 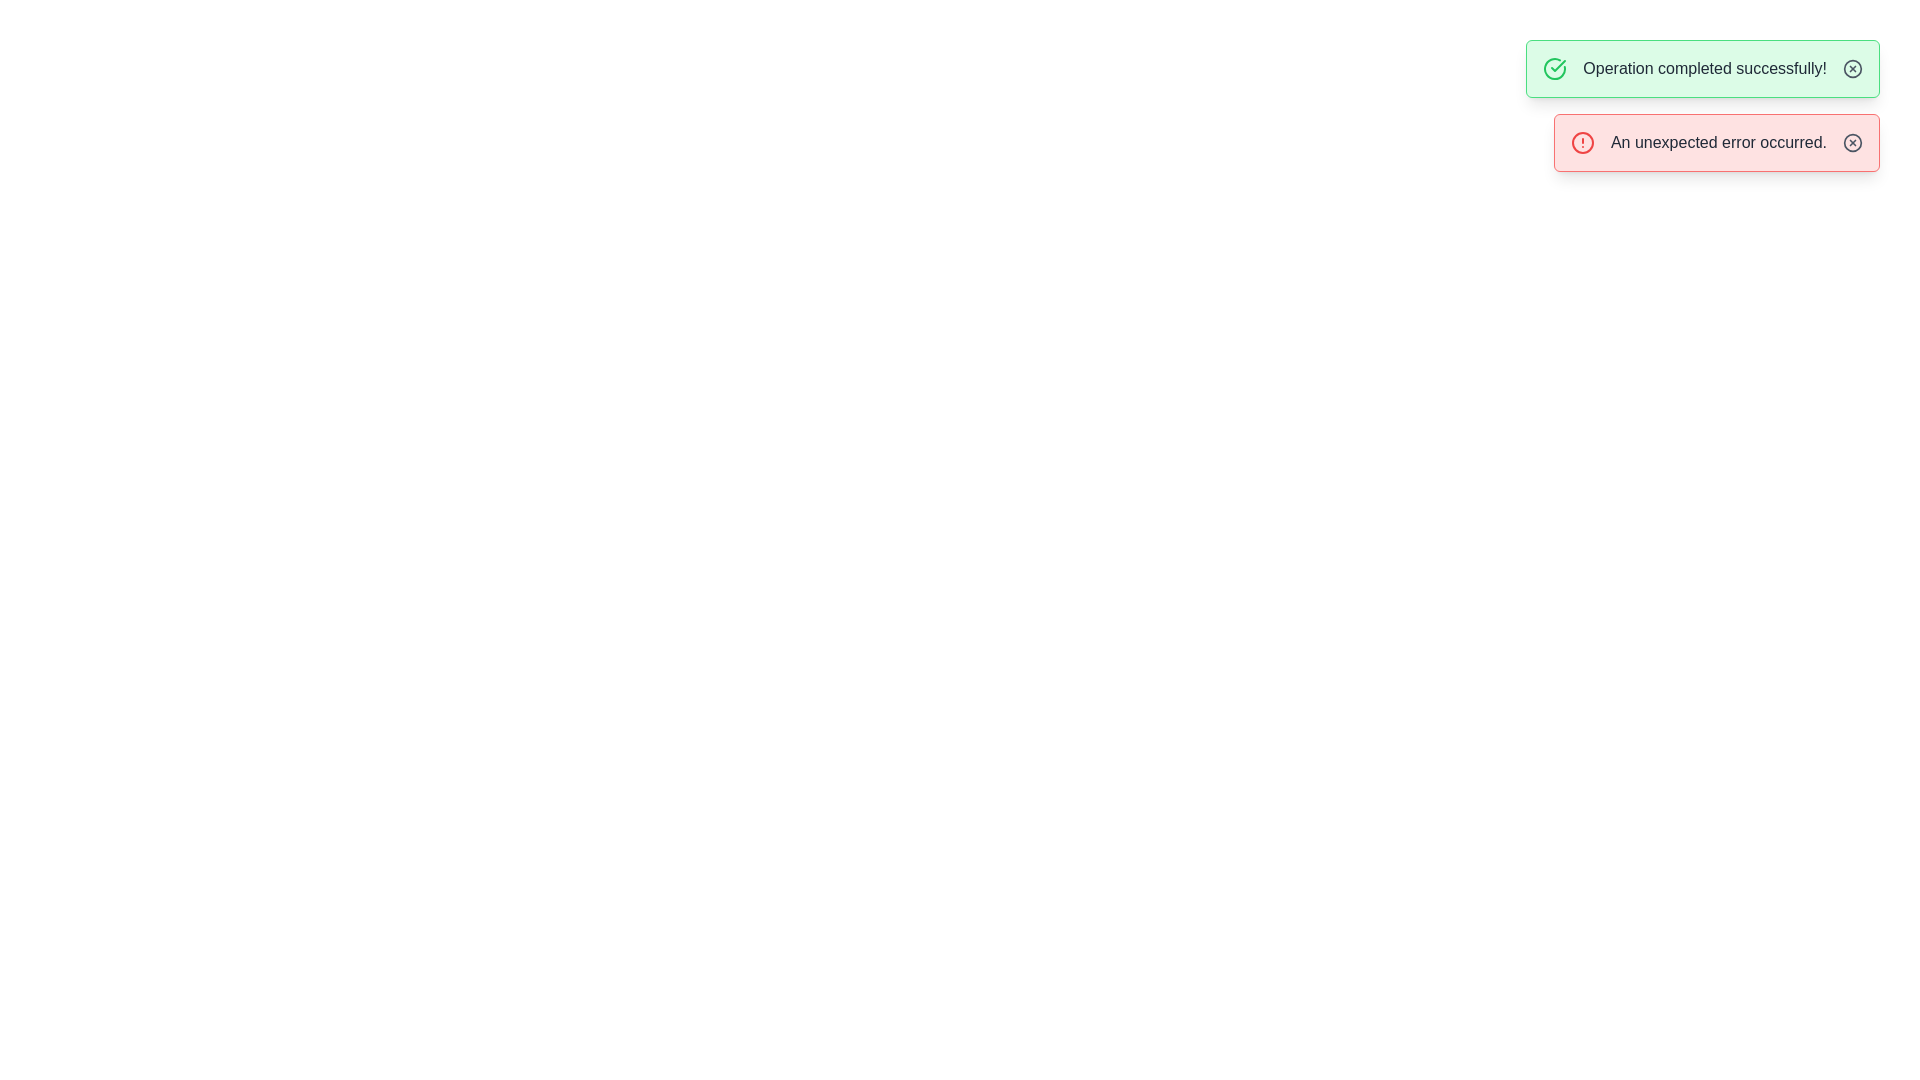 What do you see at coordinates (1851, 141) in the screenshot?
I see `the dismiss button located within the red rectangular notification box that says 'An unexpected error occurred.'` at bounding box center [1851, 141].